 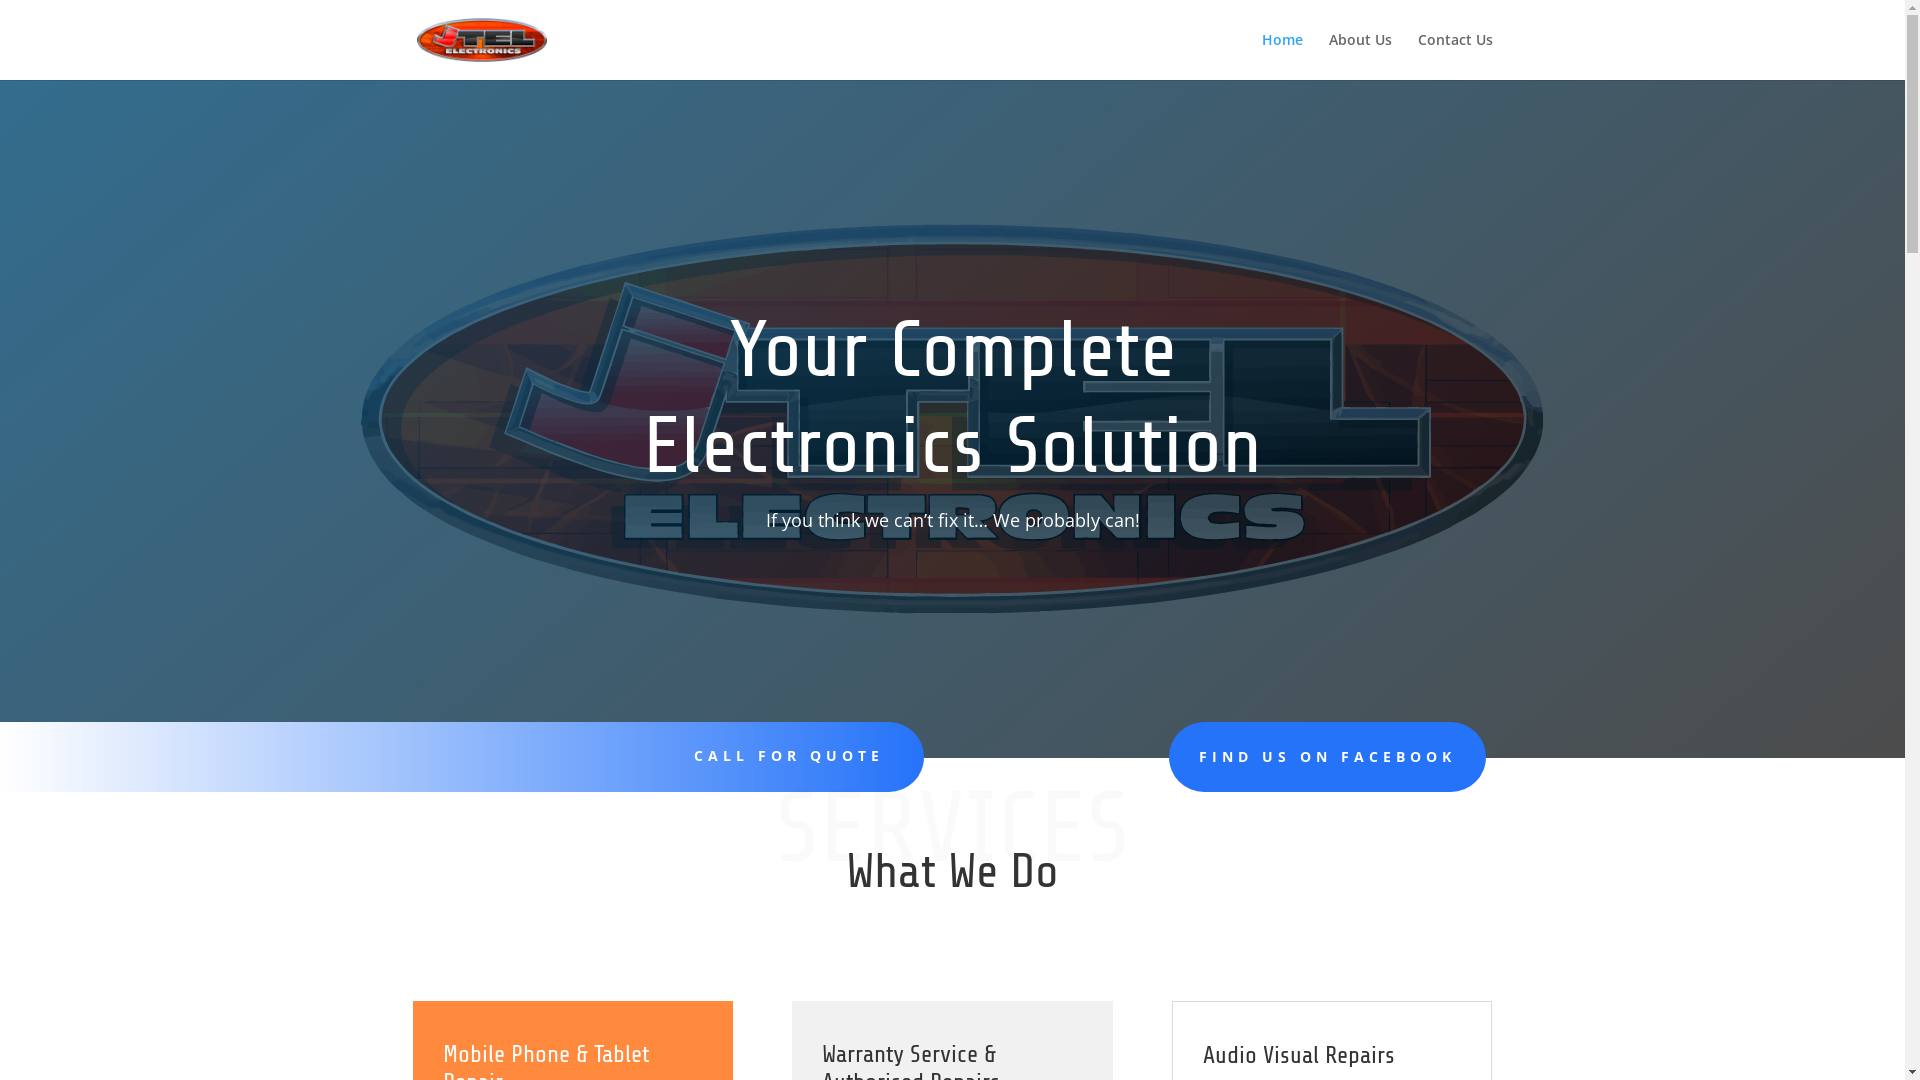 What do you see at coordinates (1282, 55) in the screenshot?
I see `'Home'` at bounding box center [1282, 55].